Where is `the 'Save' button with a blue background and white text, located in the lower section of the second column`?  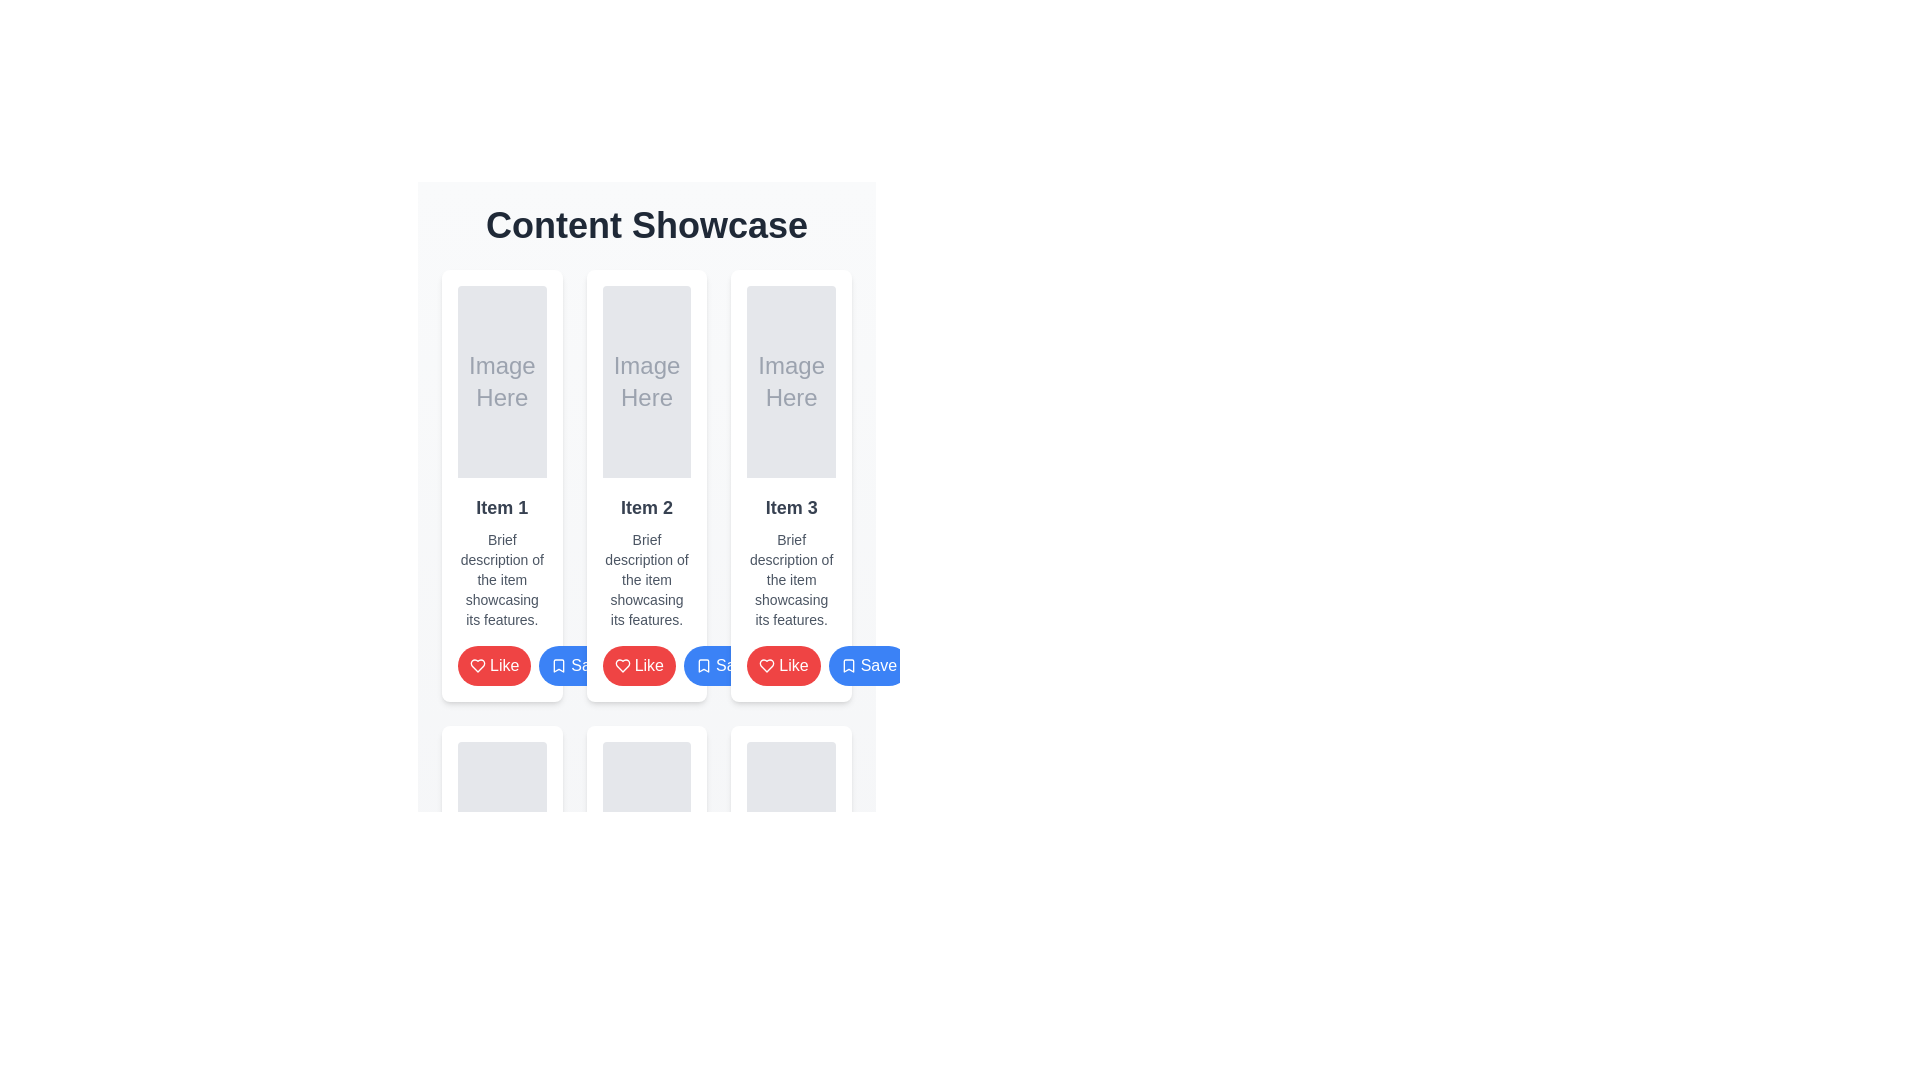 the 'Save' button with a blue background and white text, located in the lower section of the second column is located at coordinates (578, 666).